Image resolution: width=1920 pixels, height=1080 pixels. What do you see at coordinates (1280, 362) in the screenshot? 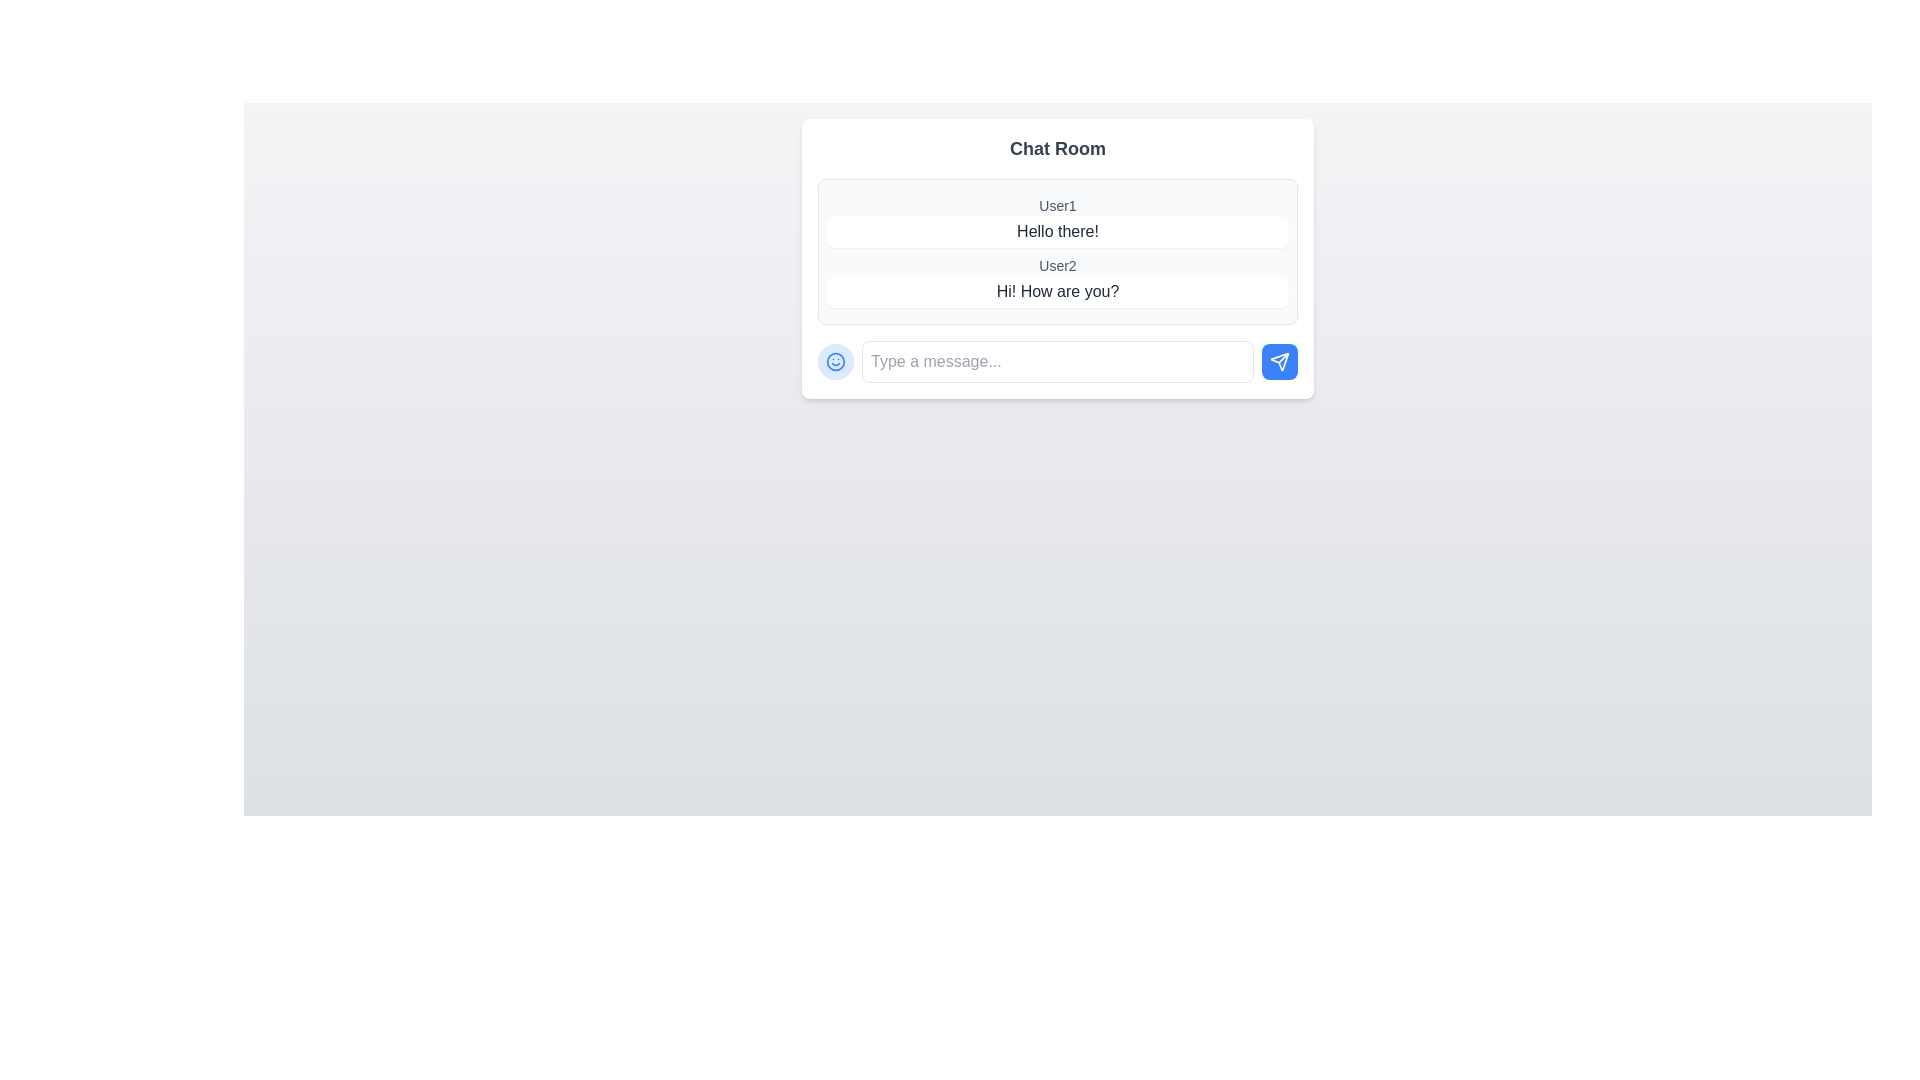
I see `the 'send' icon button, which is represented by a triangular paper plane within a blue circular button located at the bottom-right corner of the chat input field` at bounding box center [1280, 362].